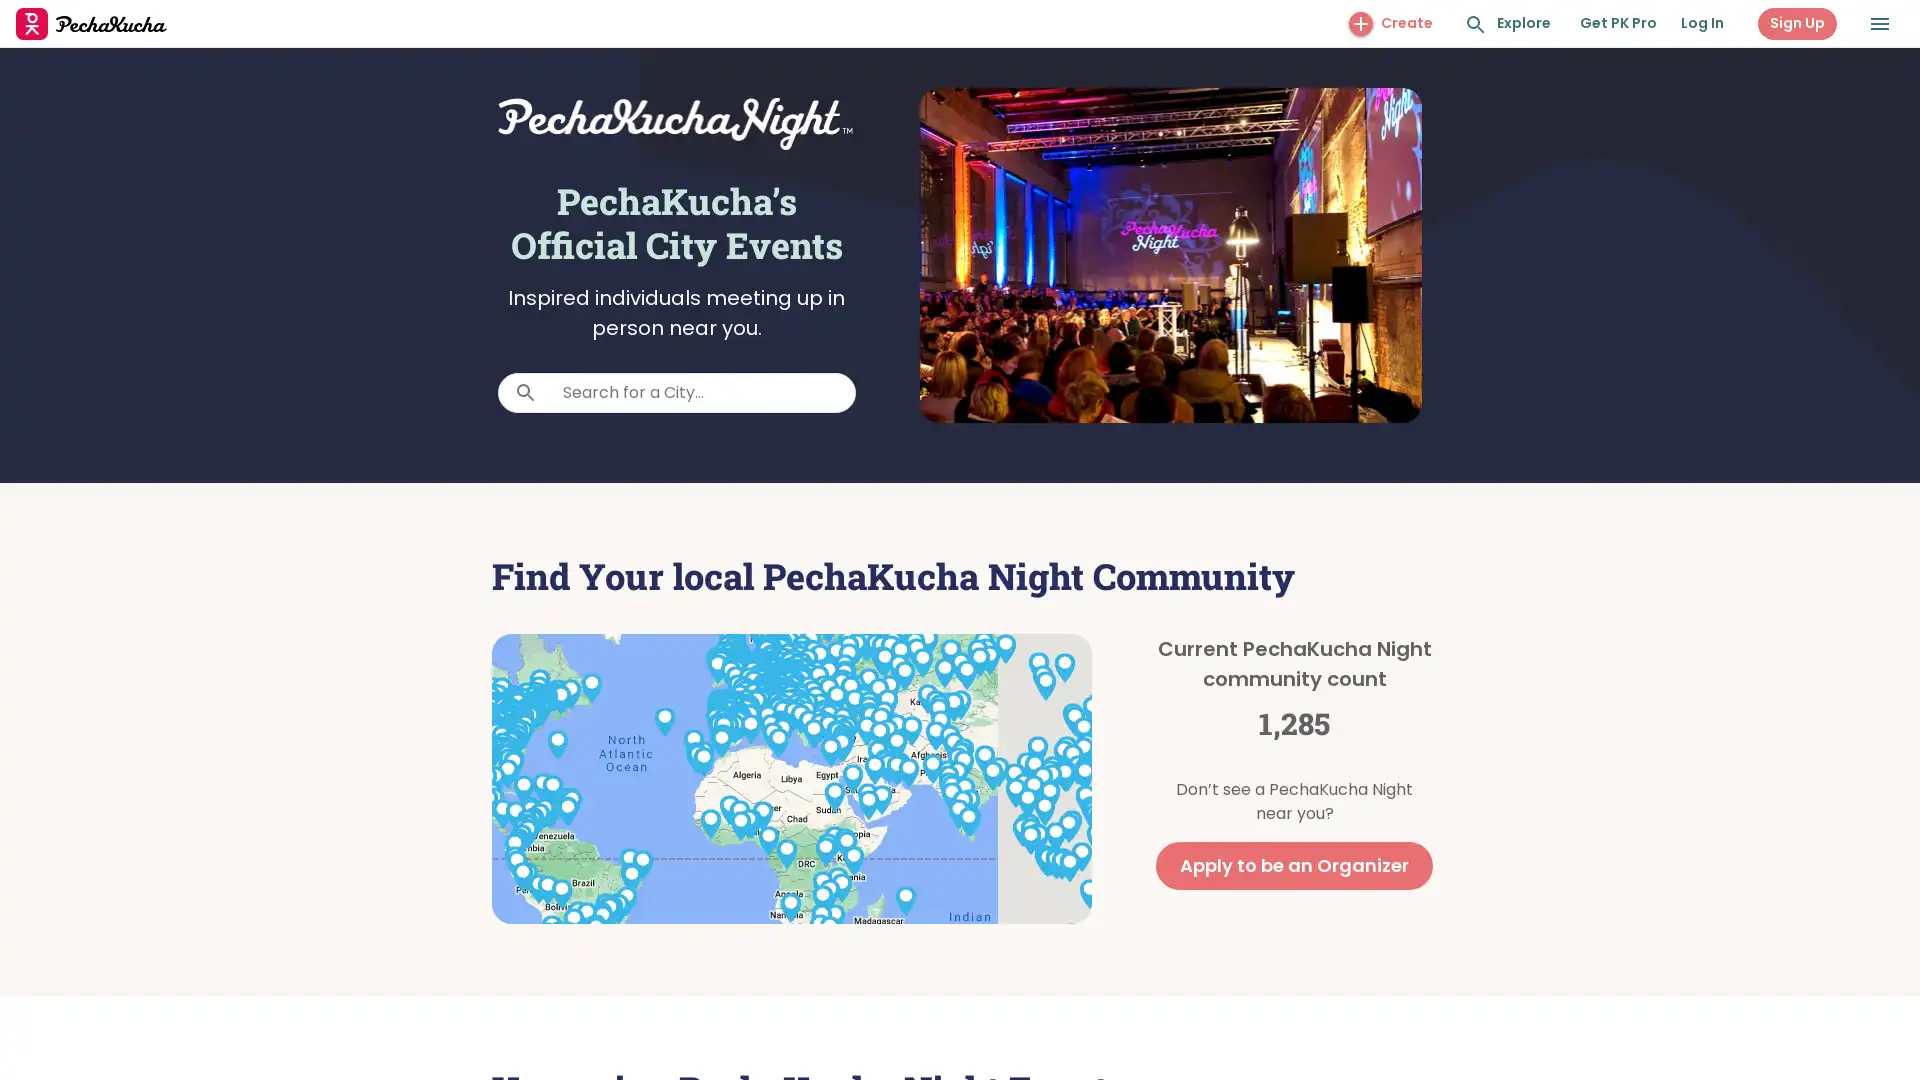  Describe the element at coordinates (886, 917) in the screenshot. I see `Keyboard shortcuts` at that location.